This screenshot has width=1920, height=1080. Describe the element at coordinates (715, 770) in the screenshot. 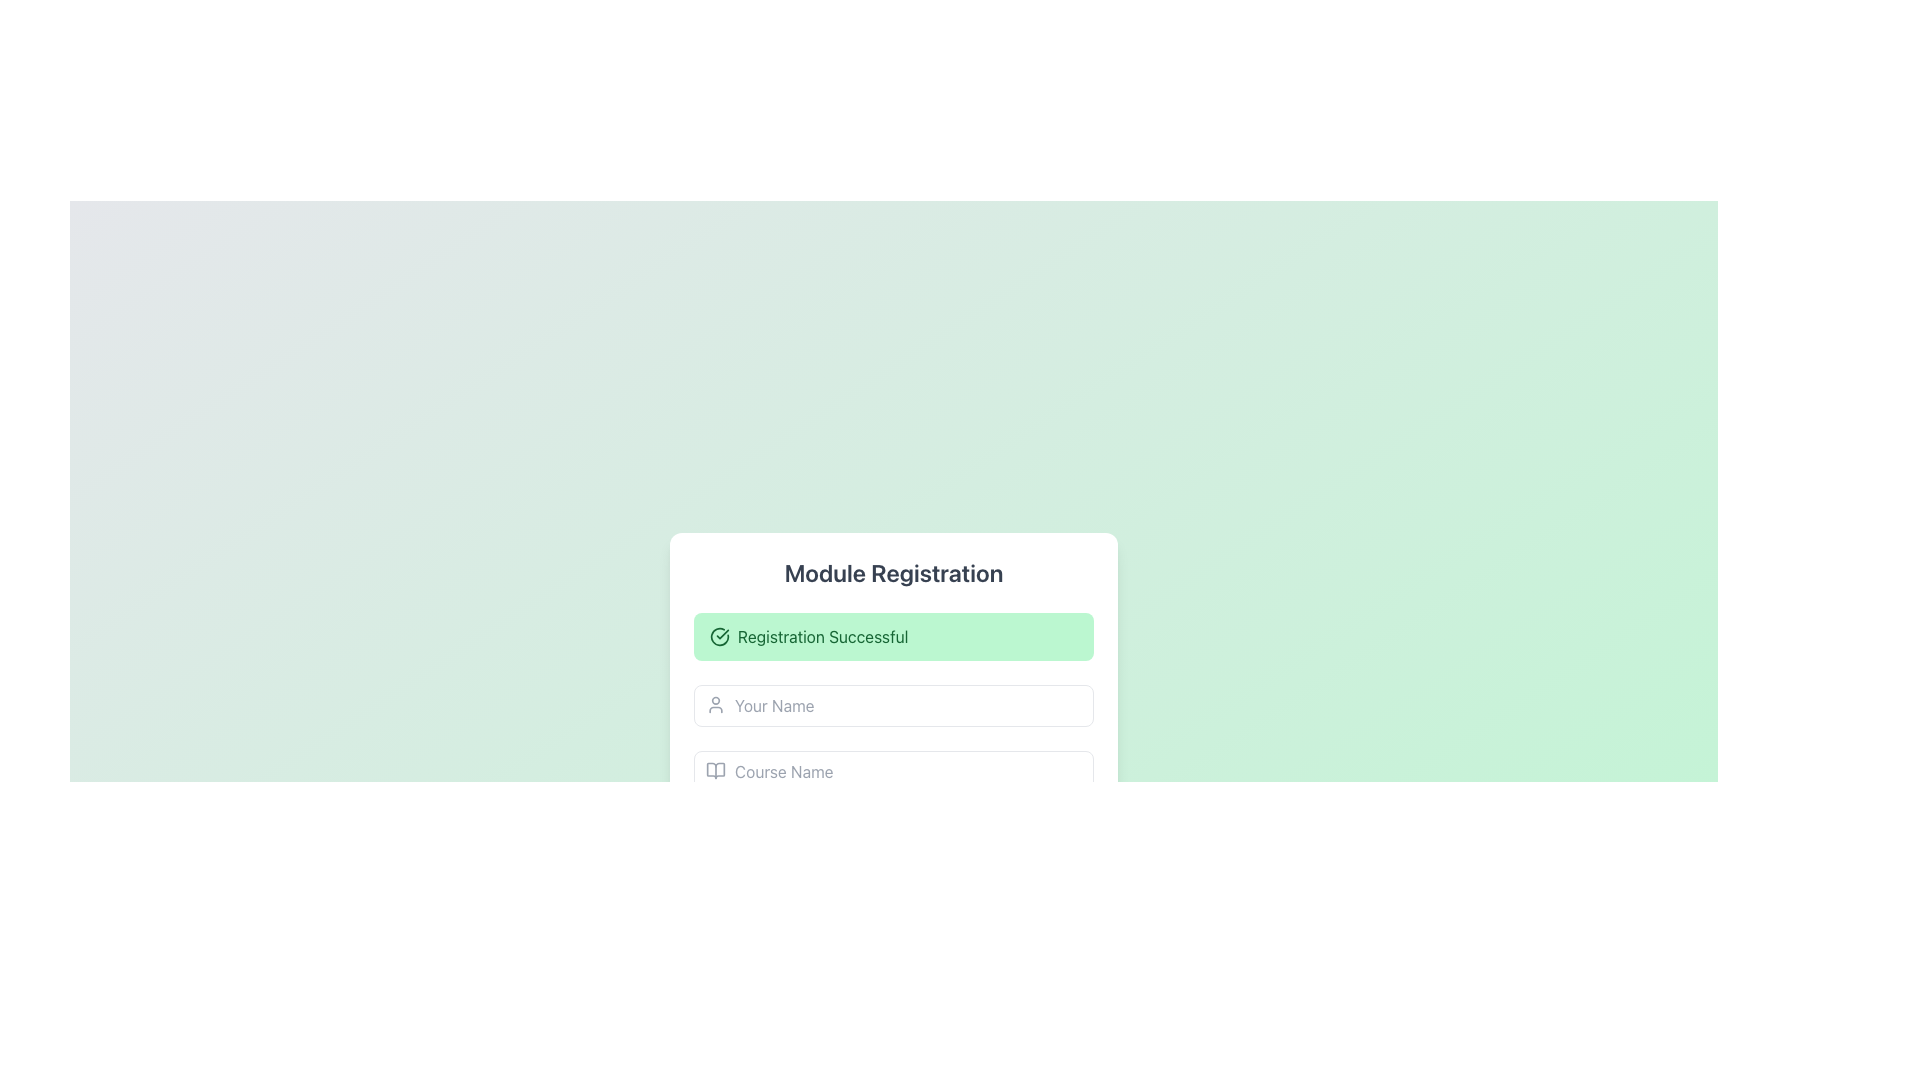

I see `the icon indicating the 'Course Name' text field, which is positioned at the leftmost side of the field` at that location.